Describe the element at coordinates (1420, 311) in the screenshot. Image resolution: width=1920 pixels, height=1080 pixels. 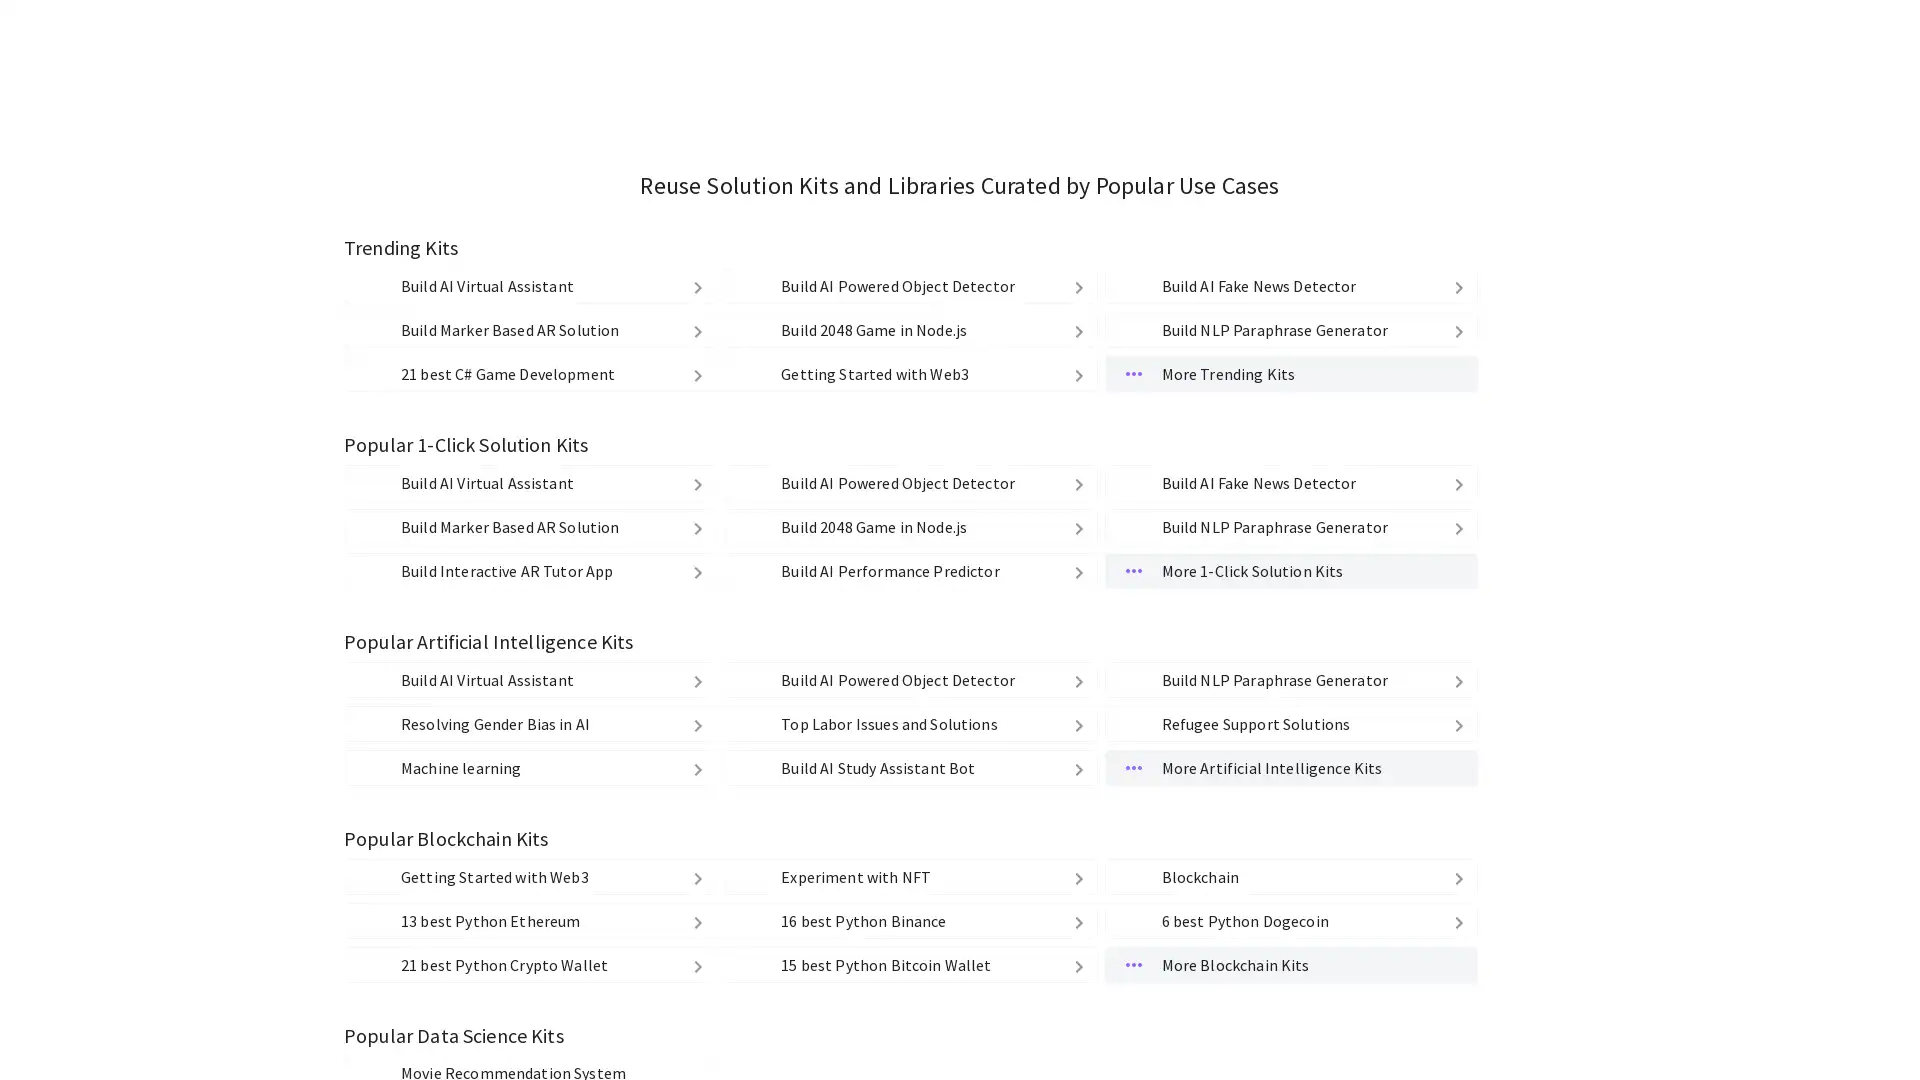
I see `Find` at that location.